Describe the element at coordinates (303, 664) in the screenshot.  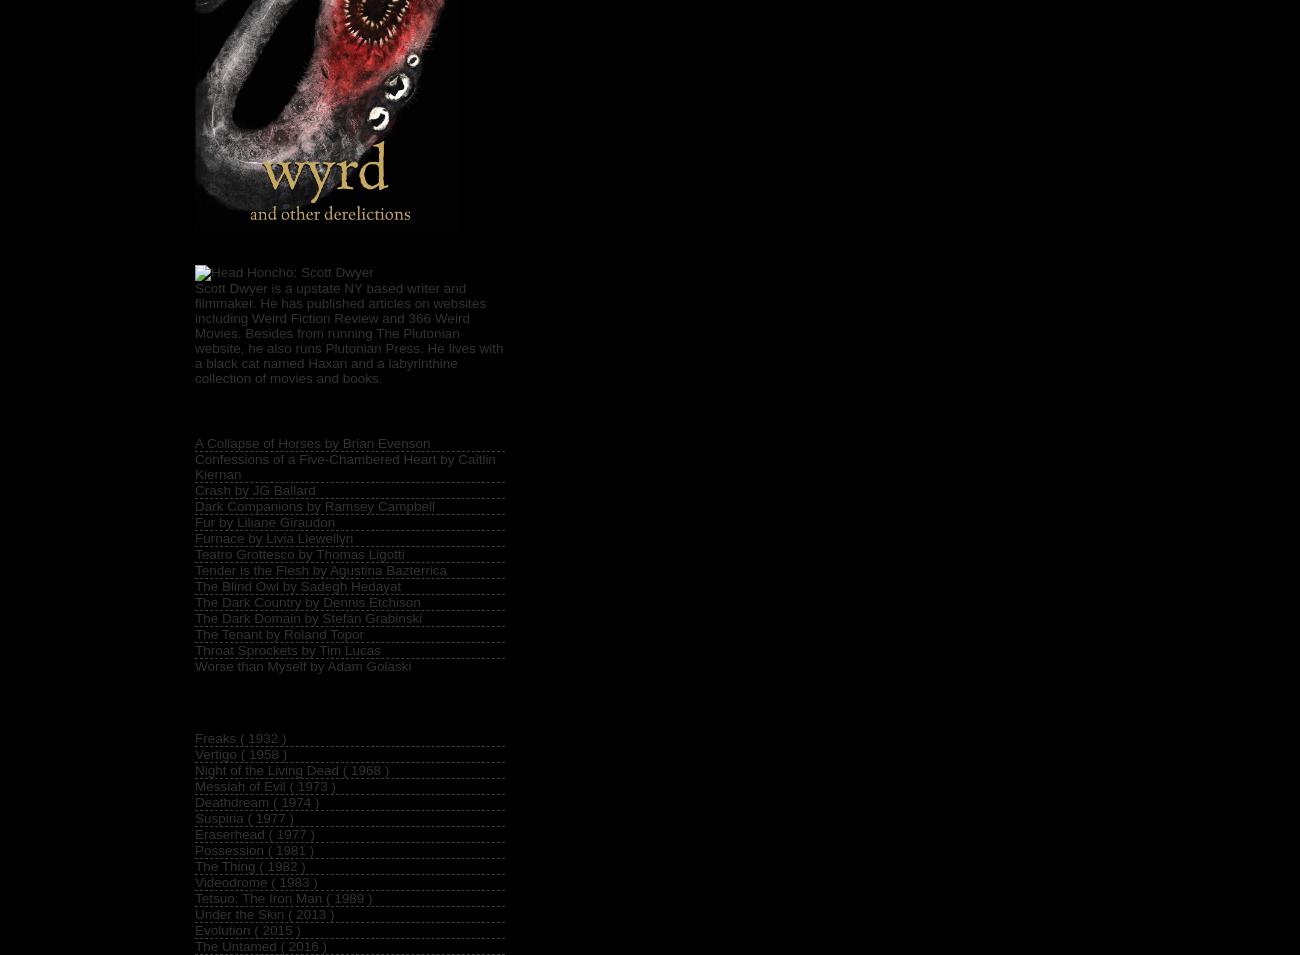
I see `'Worse than Myself by Adam Golaski'` at that location.